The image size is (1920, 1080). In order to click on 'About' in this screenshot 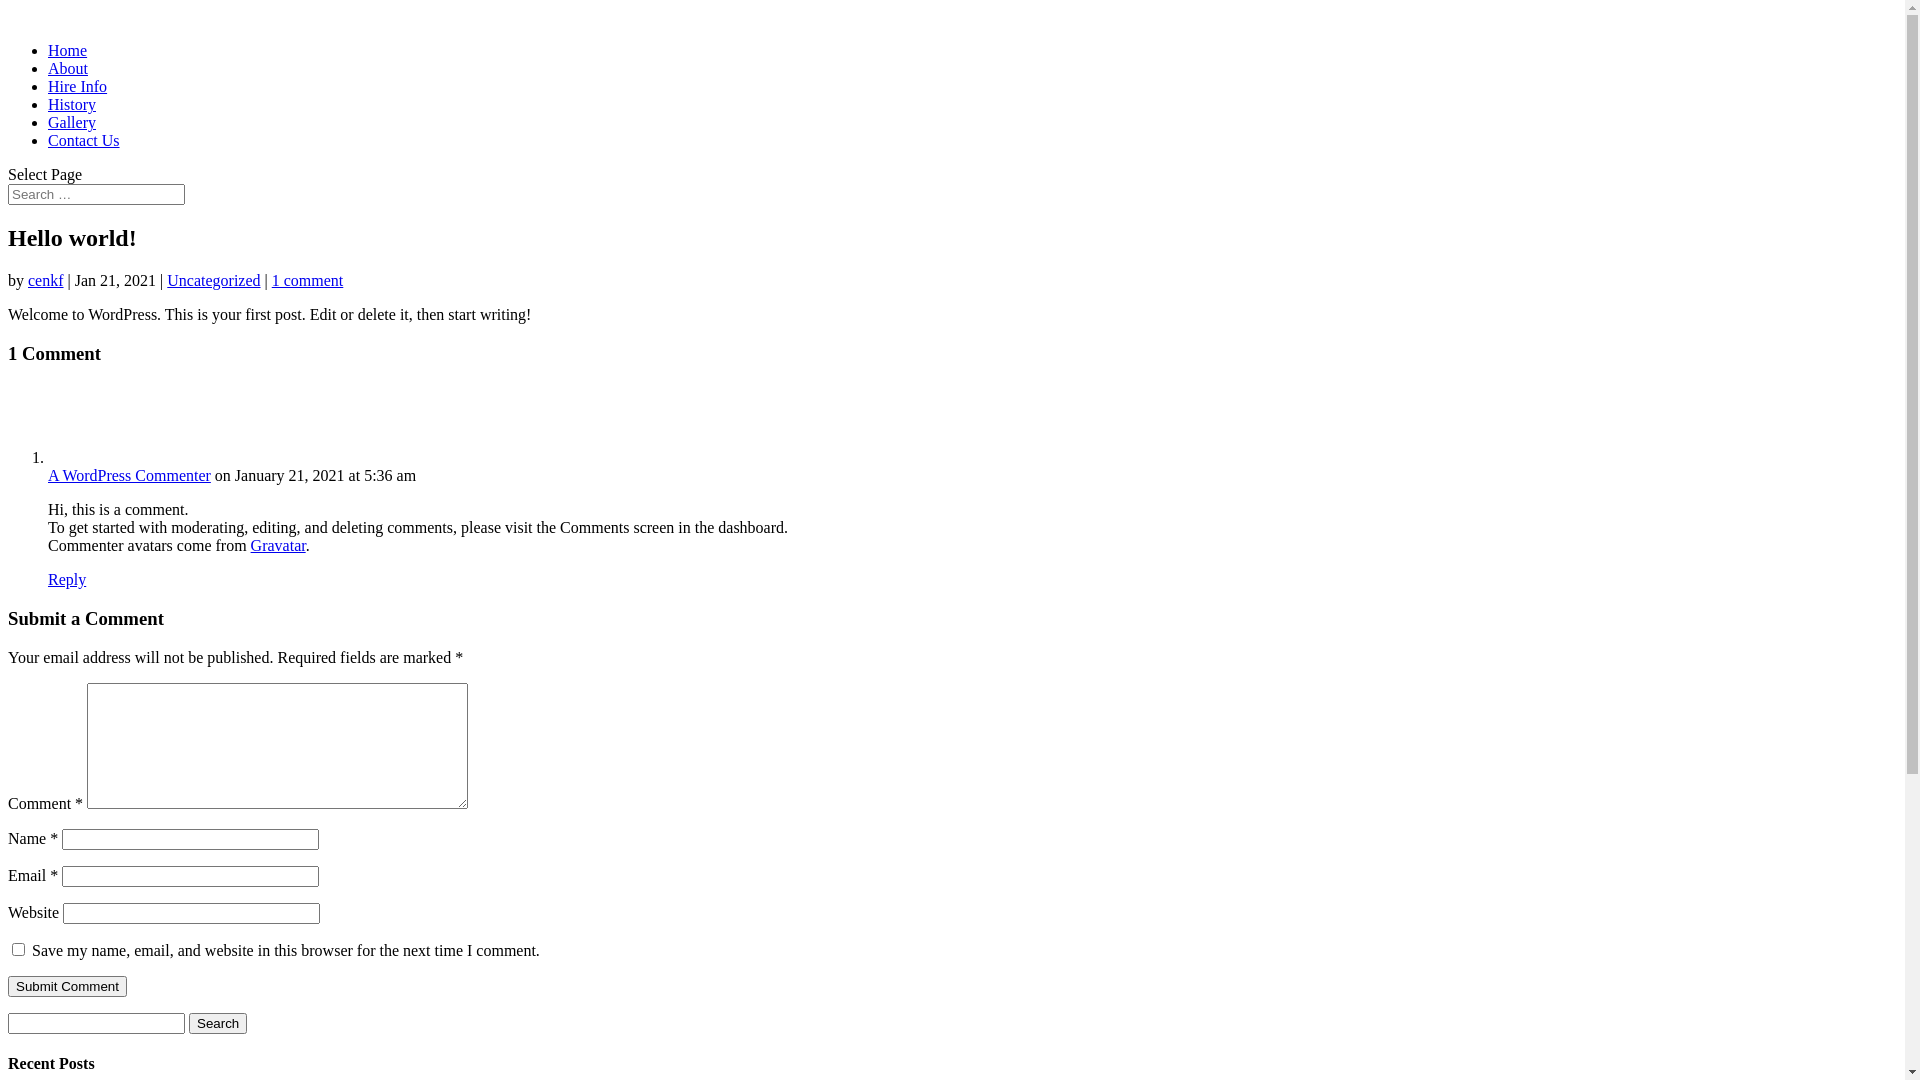, I will do `click(48, 67)`.